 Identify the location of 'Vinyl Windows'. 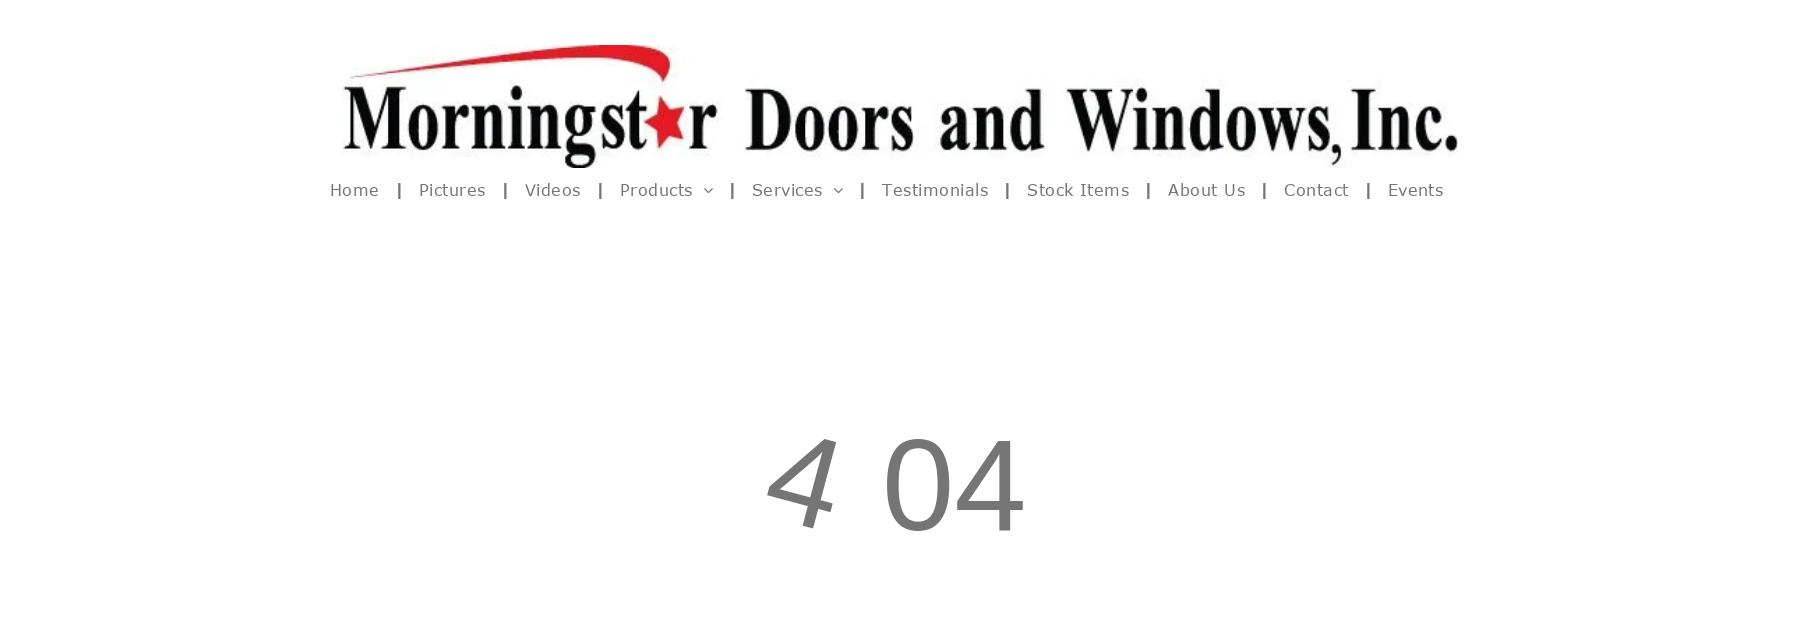
(633, 271).